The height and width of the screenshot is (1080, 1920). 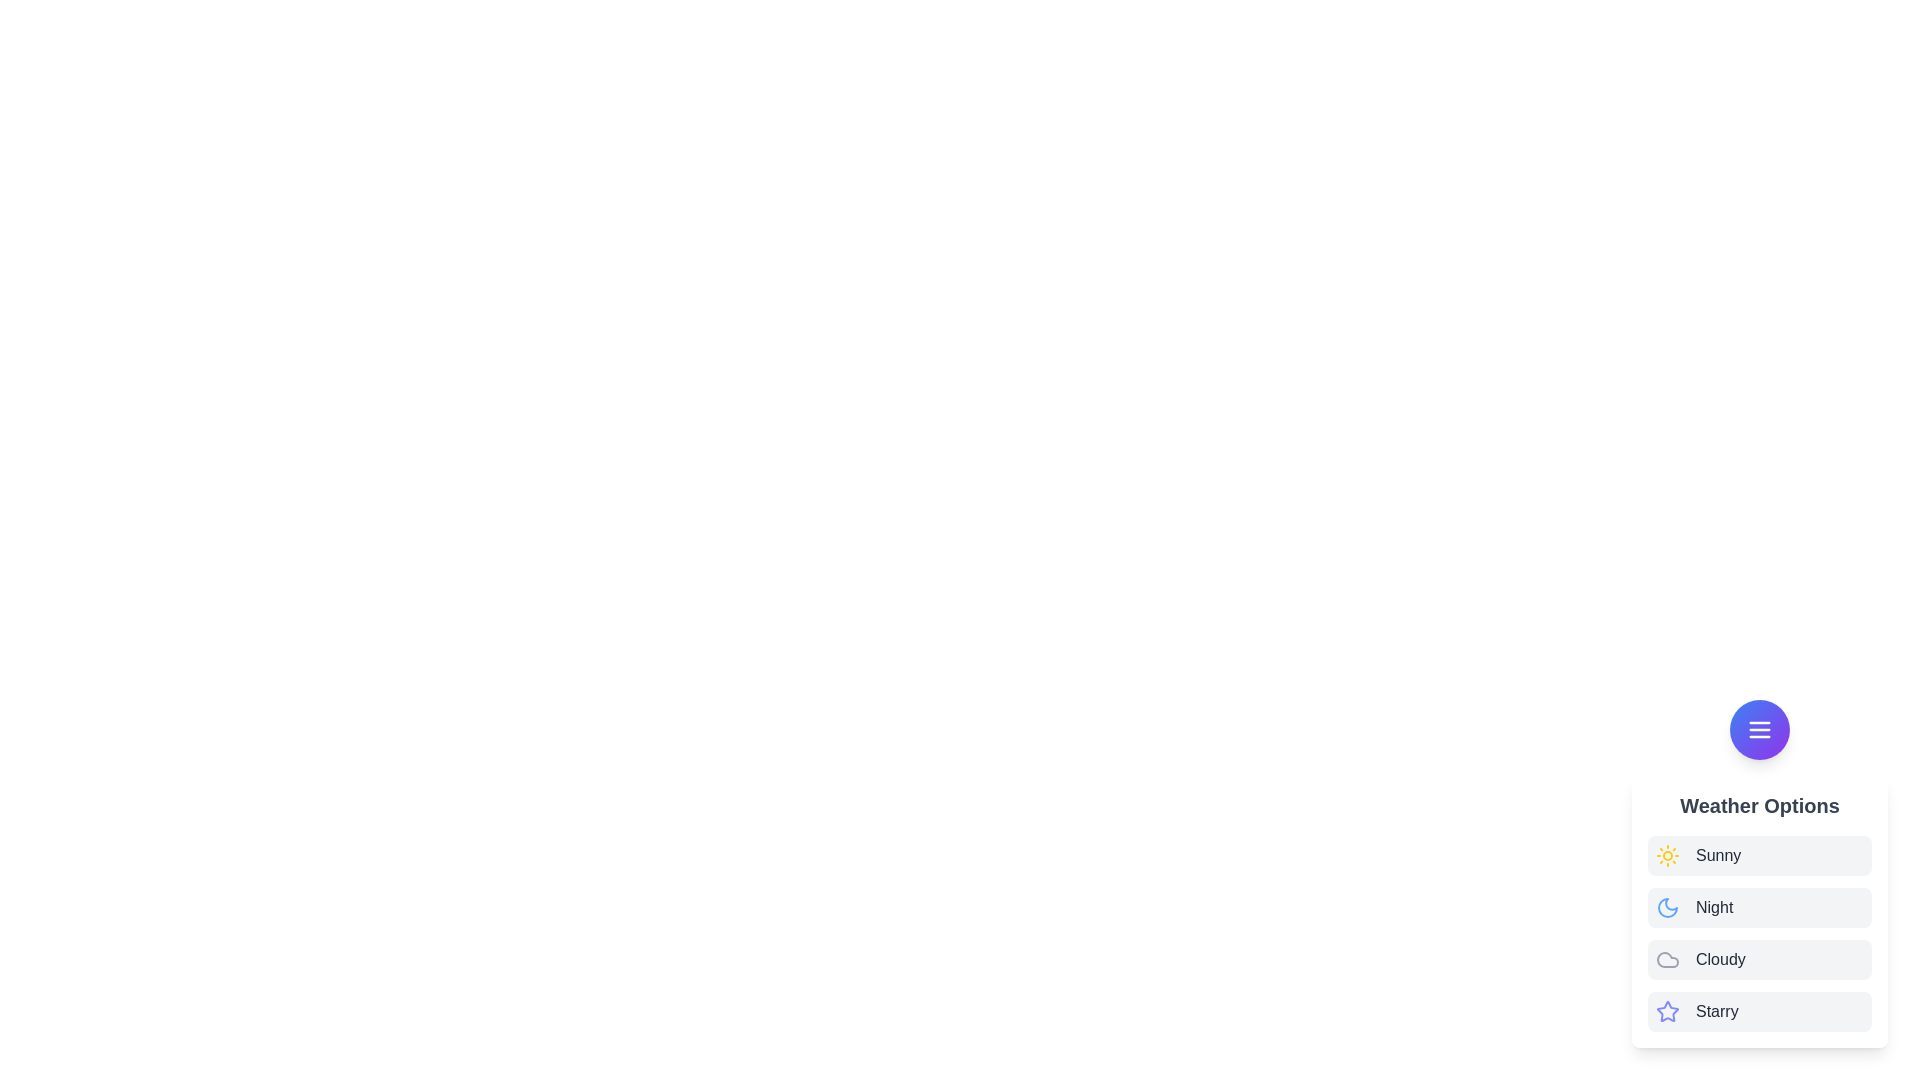 I want to click on the weather option Cloudy from the list, so click(x=1760, y=959).